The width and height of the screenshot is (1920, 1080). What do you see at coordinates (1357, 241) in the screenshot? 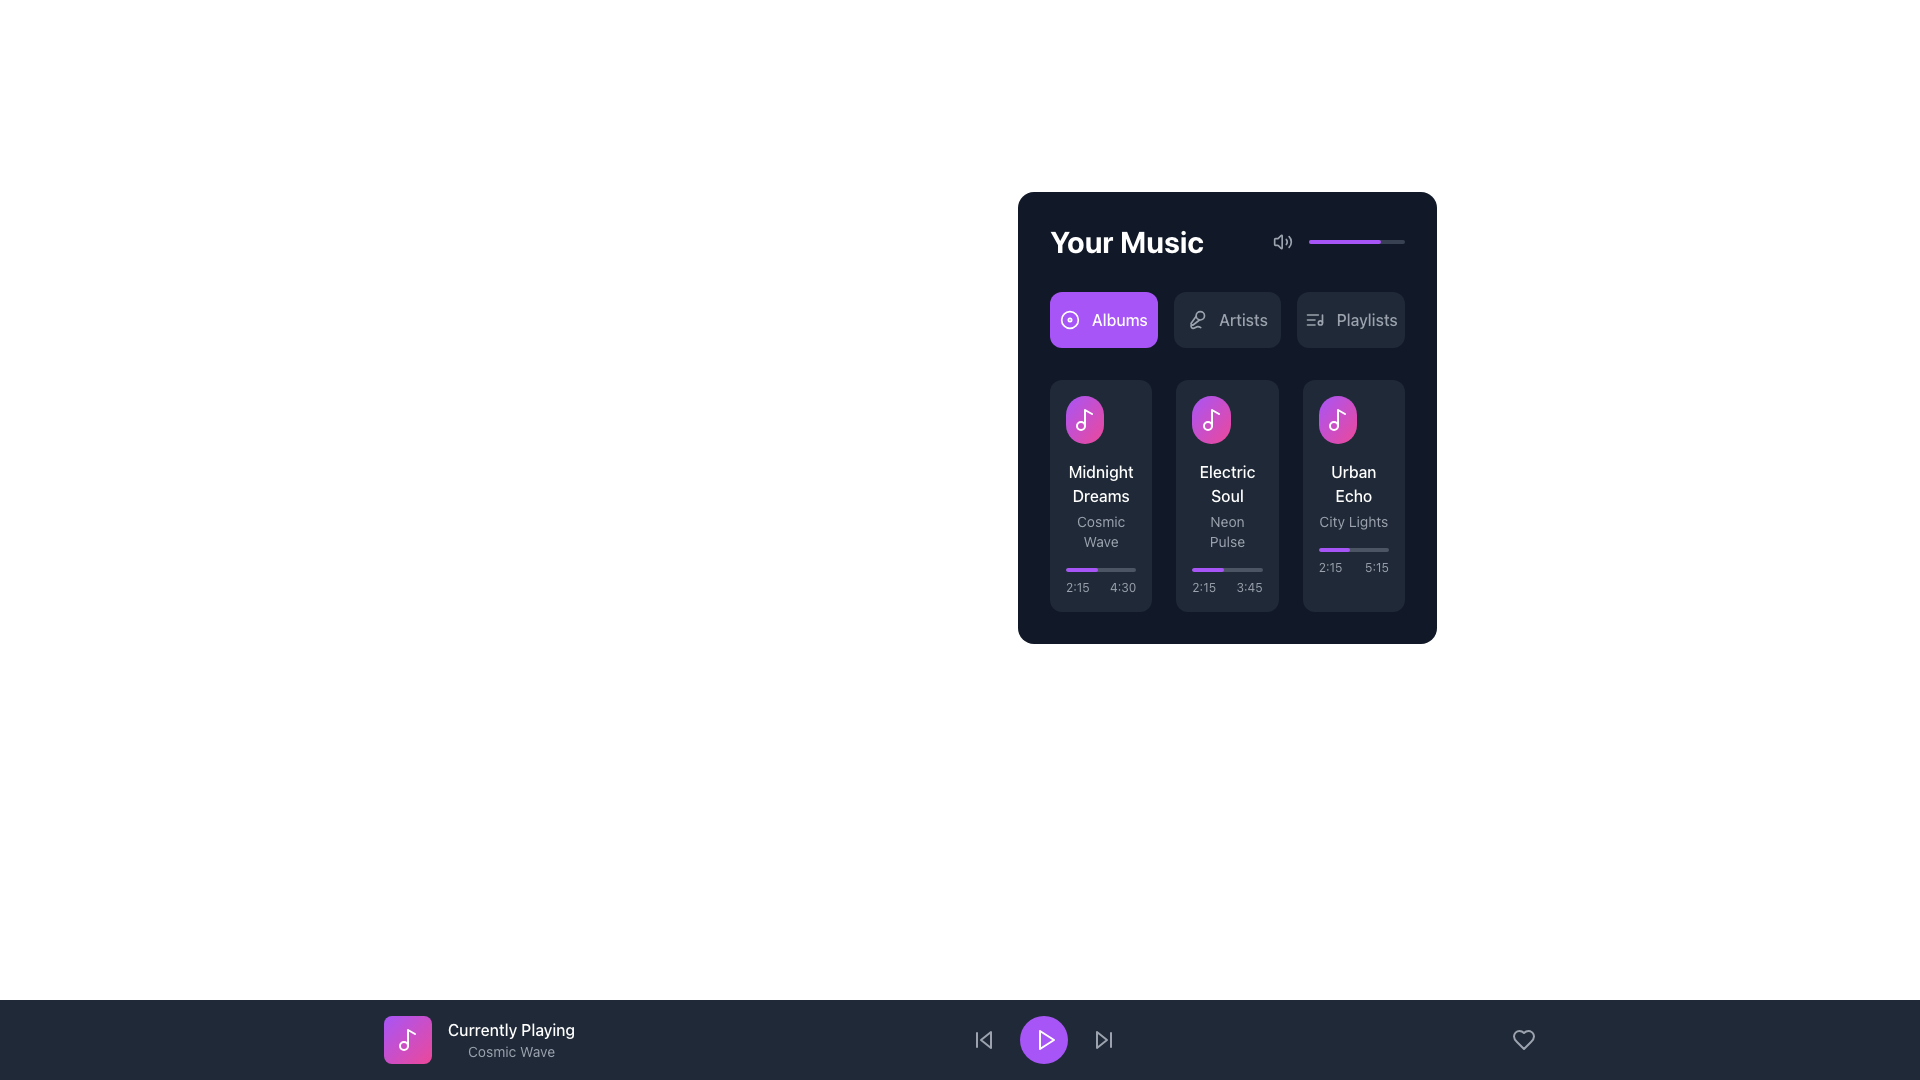
I see `the current state of the volume control progress bar located within the 'Currently Playing' section, which is visually represented by a purple filled segment` at bounding box center [1357, 241].